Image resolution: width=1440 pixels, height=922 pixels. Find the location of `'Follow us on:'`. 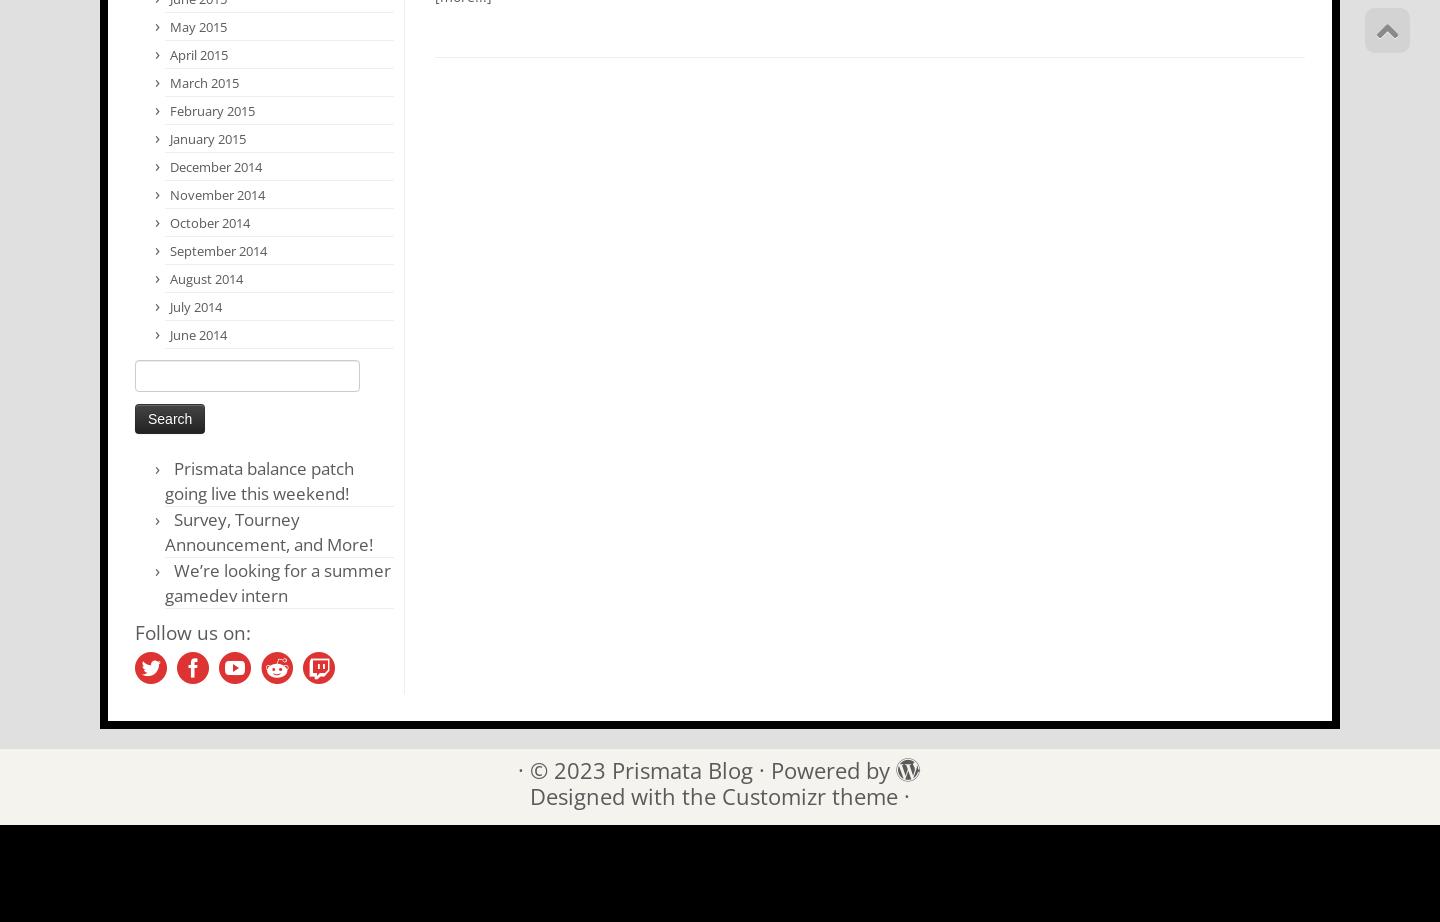

'Follow us on:' is located at coordinates (192, 632).